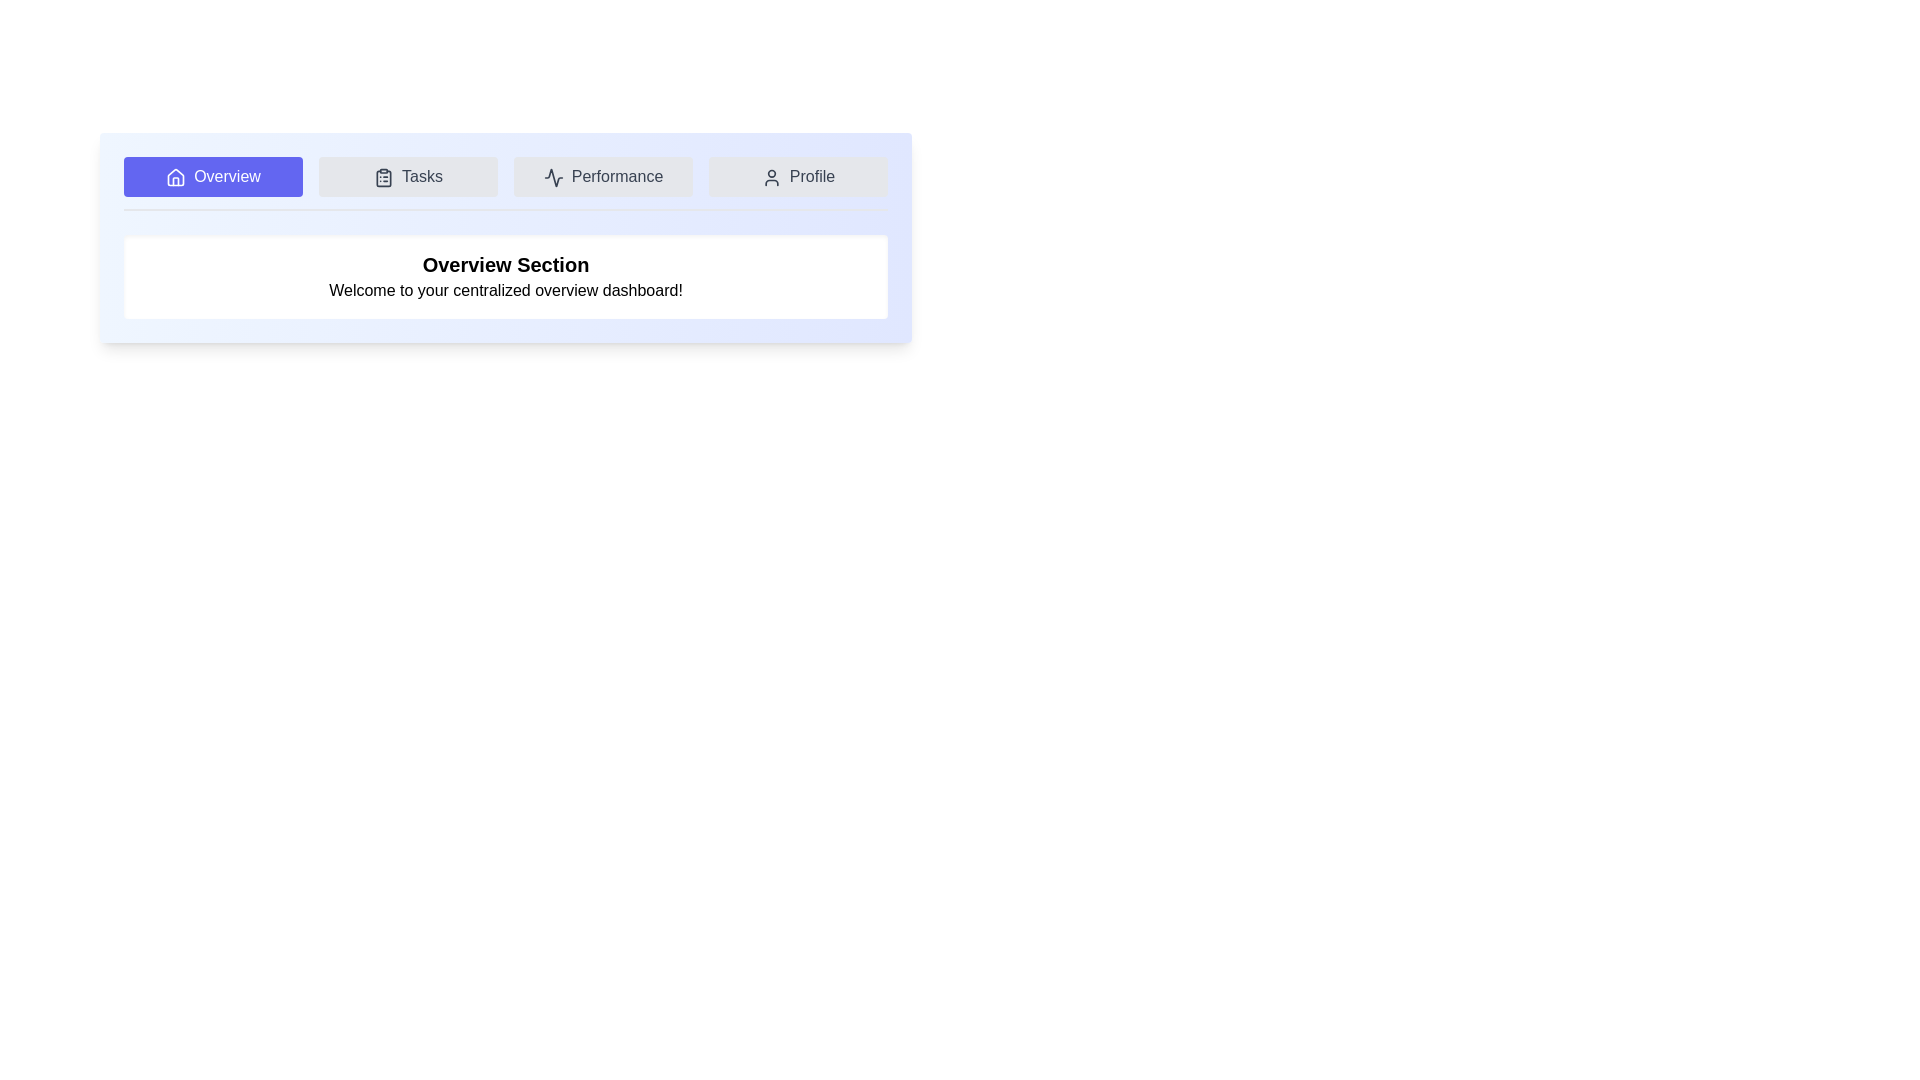 The image size is (1920, 1080). What do you see at coordinates (505, 277) in the screenshot?
I see `the Informational Block located below the navigation bar, which provides introductory information about the dashboard` at bounding box center [505, 277].